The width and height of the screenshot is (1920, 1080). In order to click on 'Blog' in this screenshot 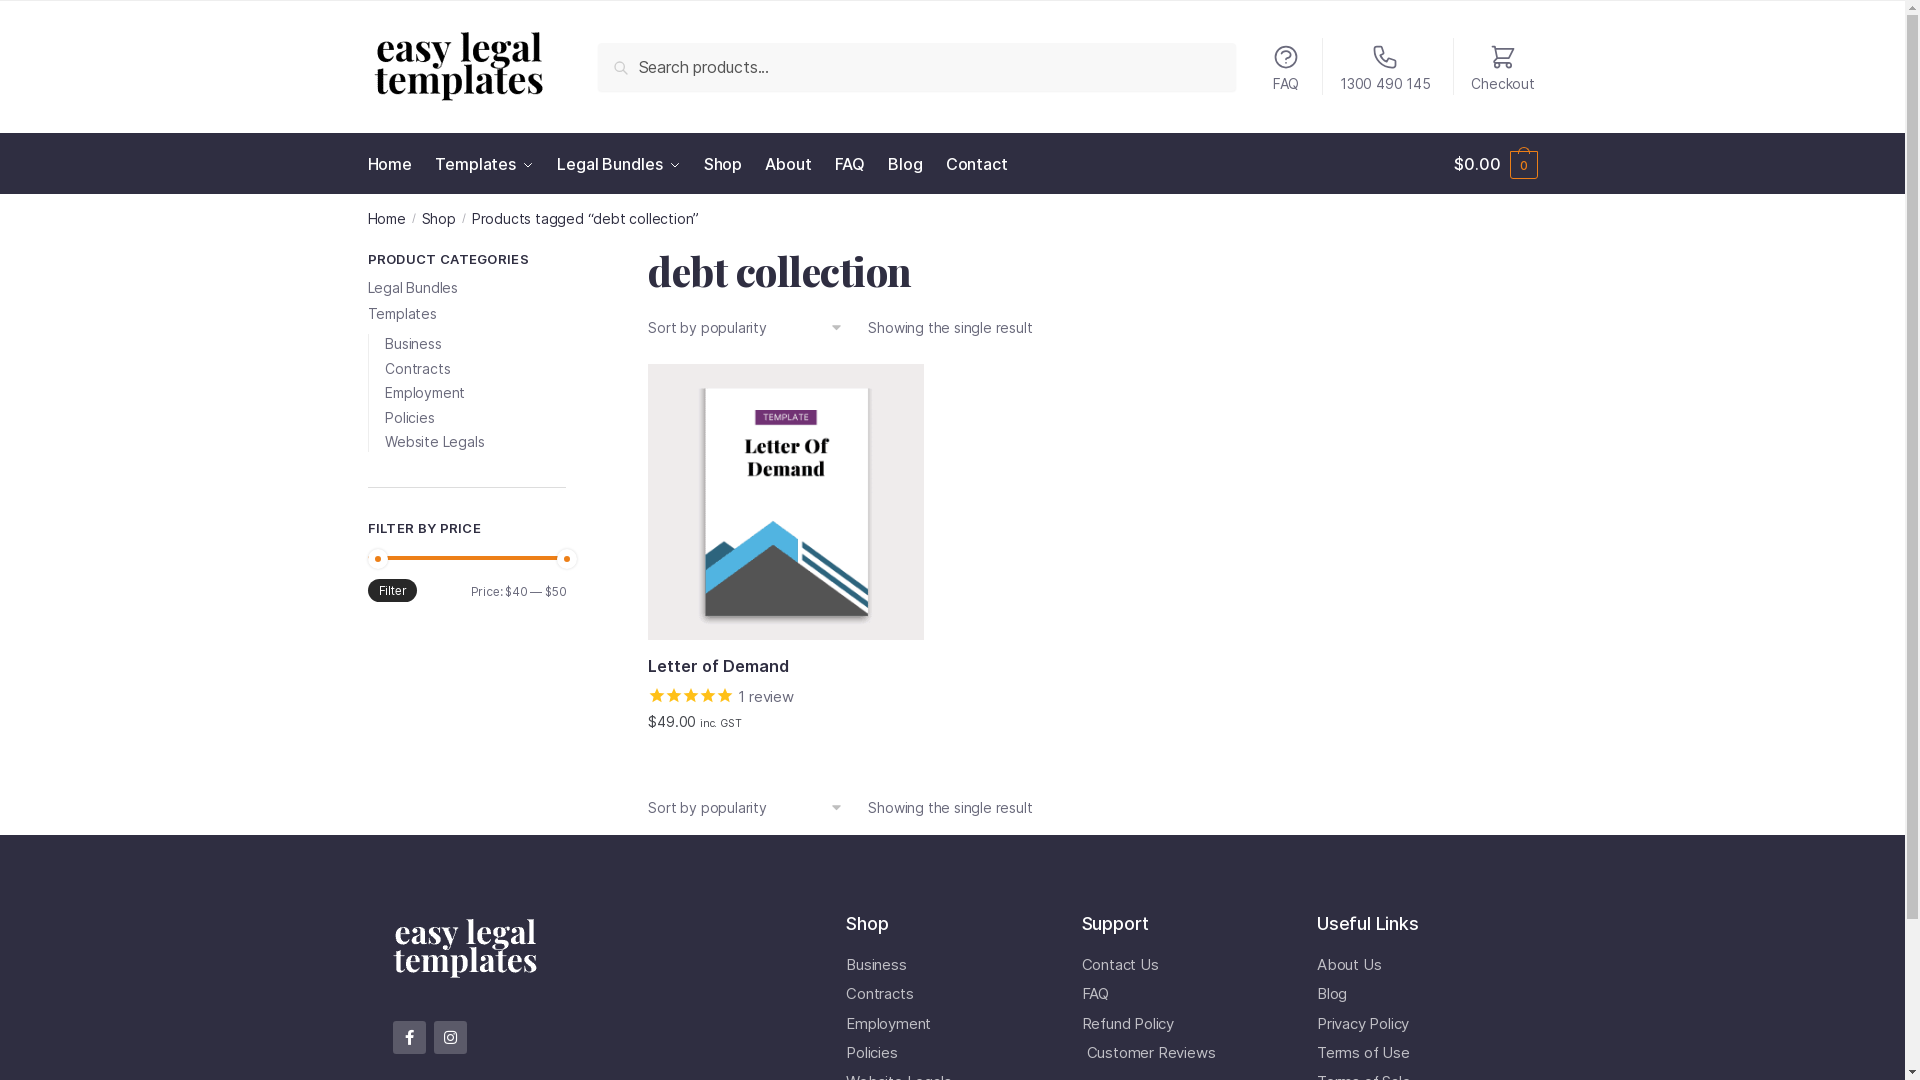, I will do `click(1413, 994)`.